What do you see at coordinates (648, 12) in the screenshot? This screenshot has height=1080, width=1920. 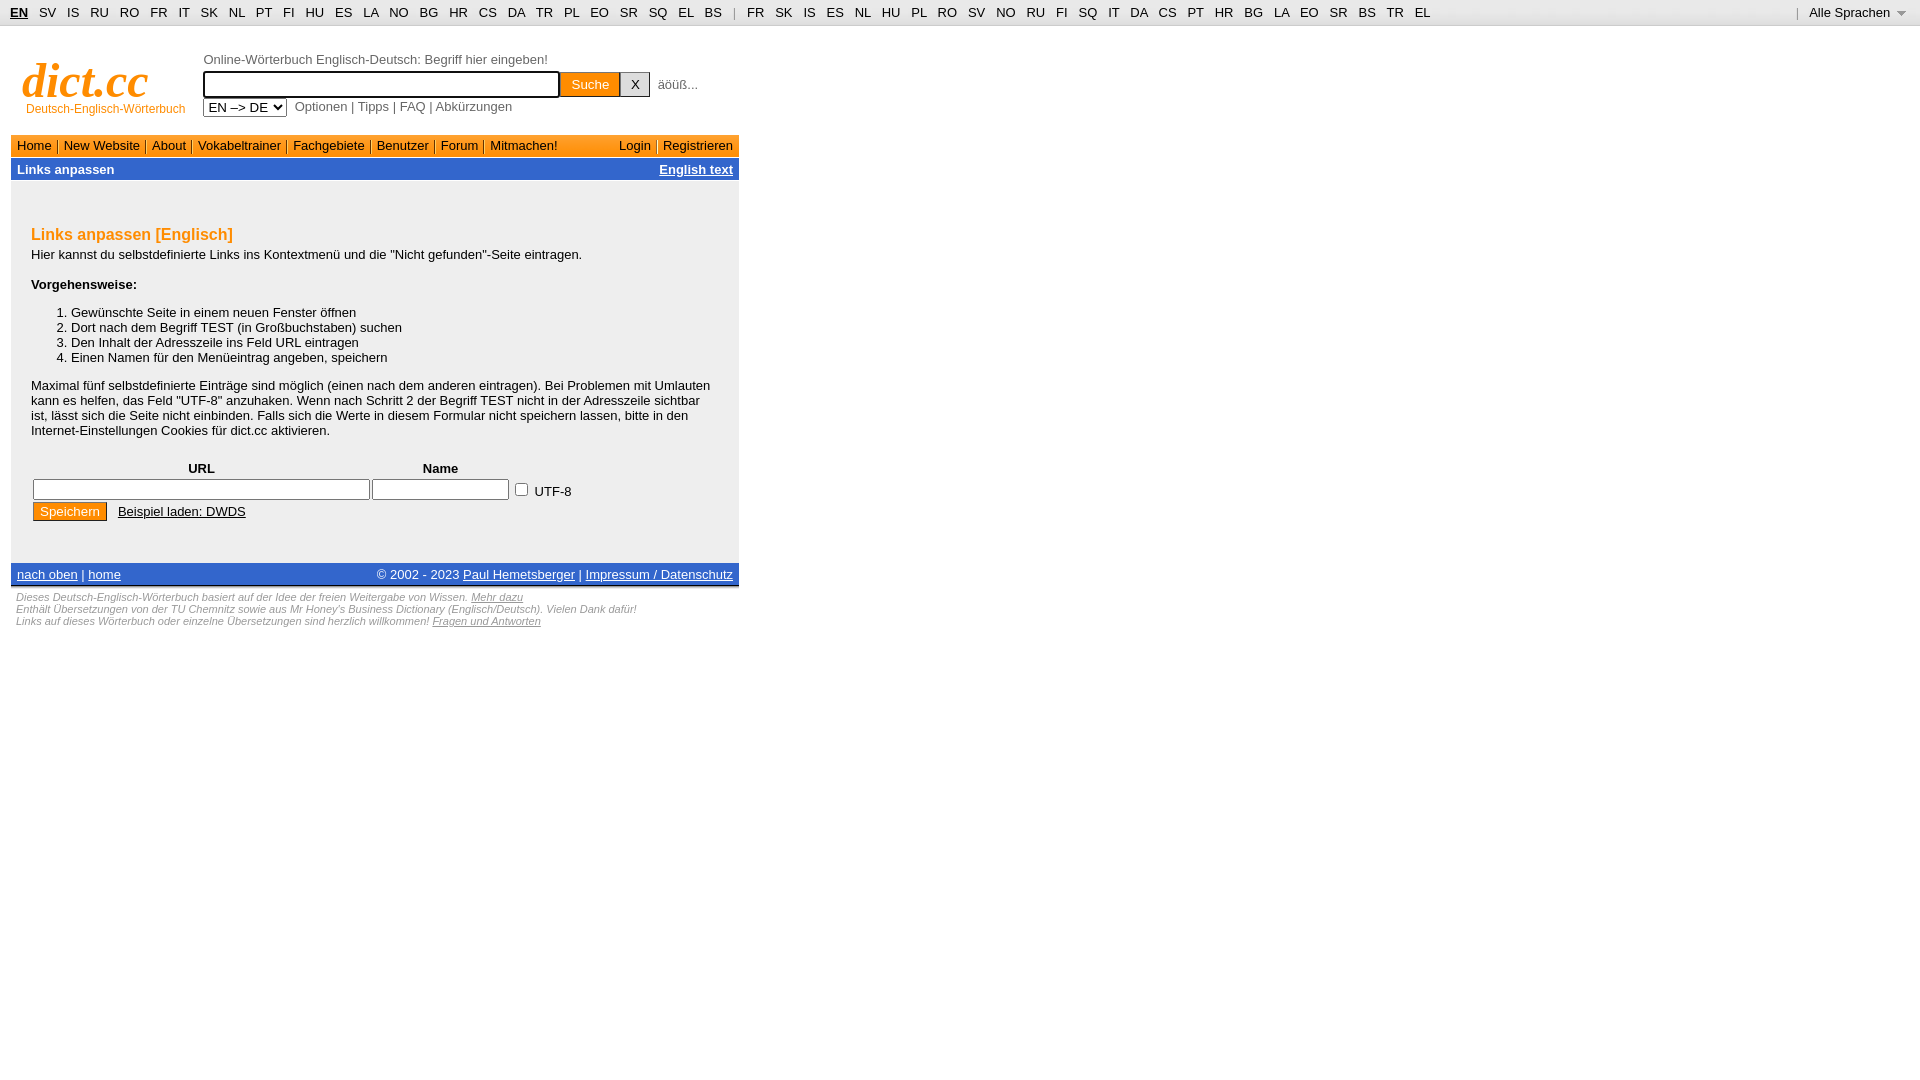 I see `'SQ'` at bounding box center [648, 12].